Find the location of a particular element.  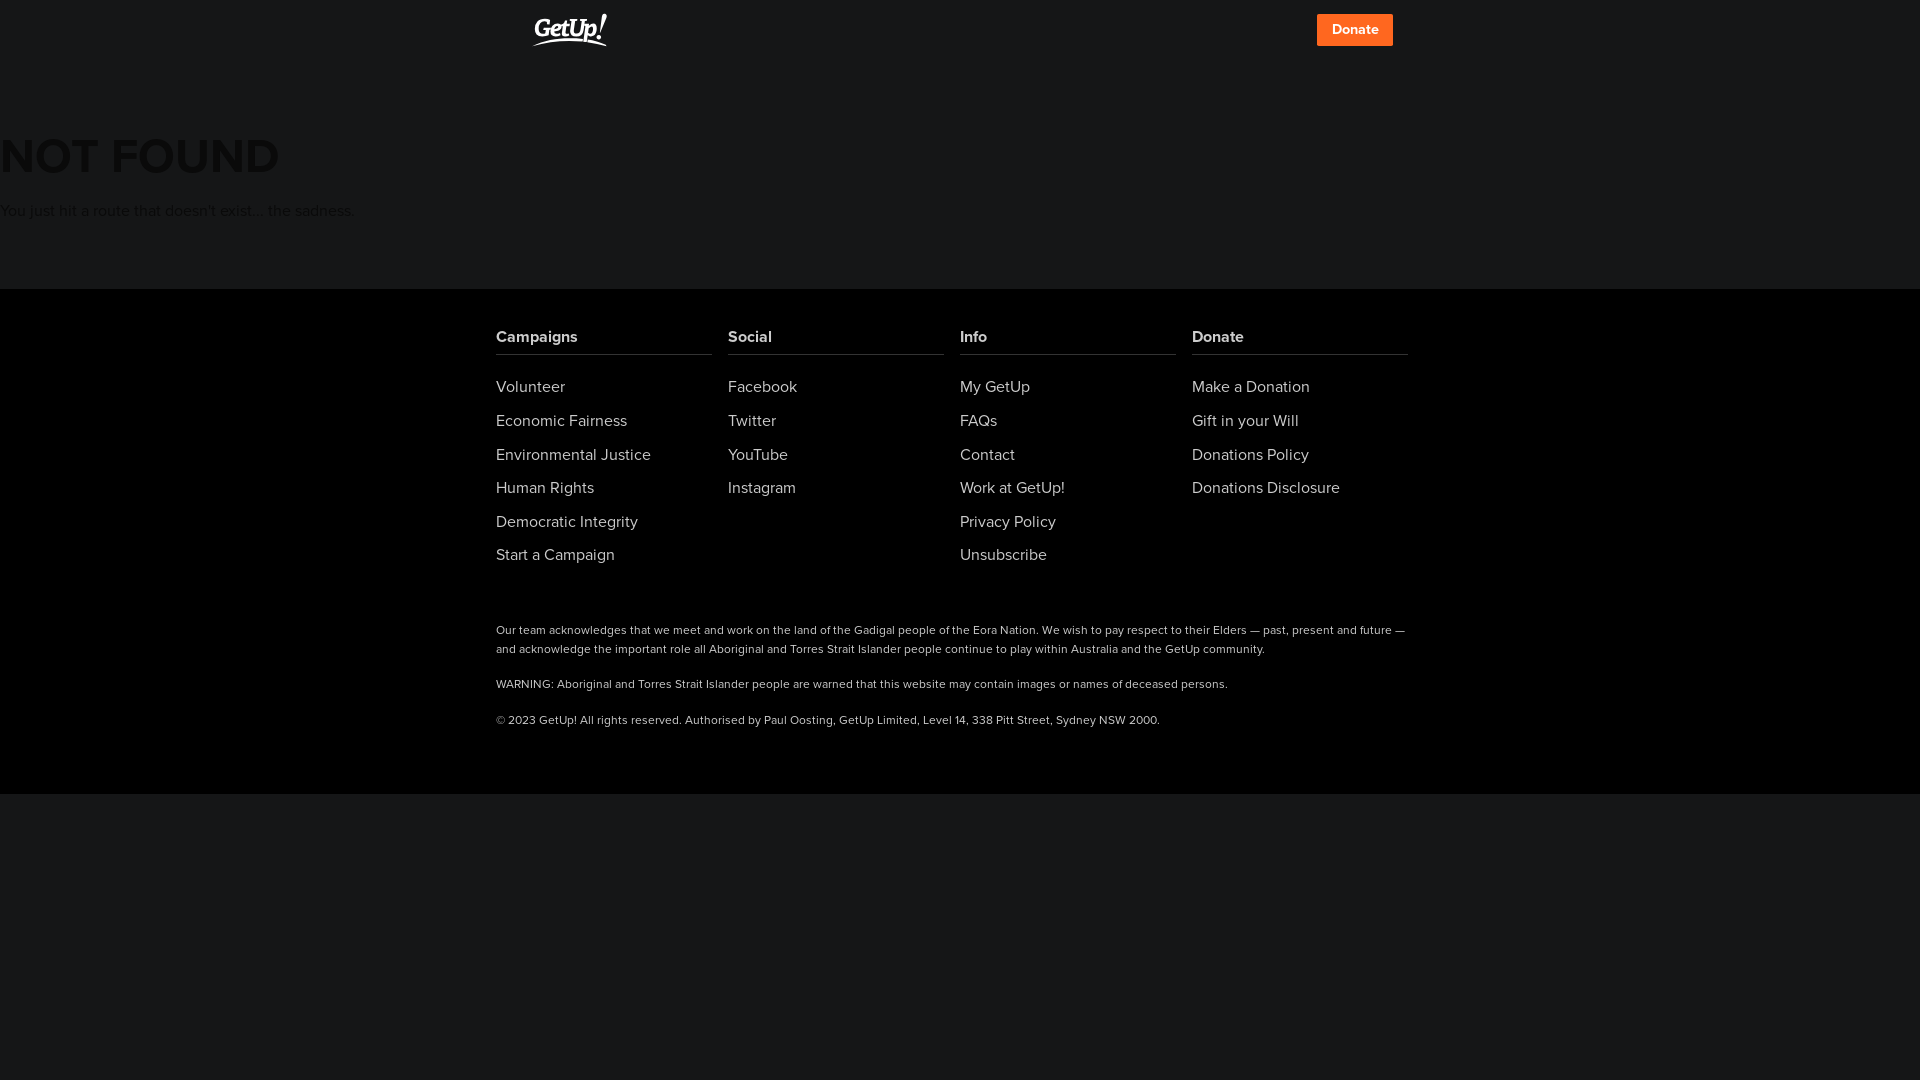

'Twitter' is located at coordinates (727, 419).